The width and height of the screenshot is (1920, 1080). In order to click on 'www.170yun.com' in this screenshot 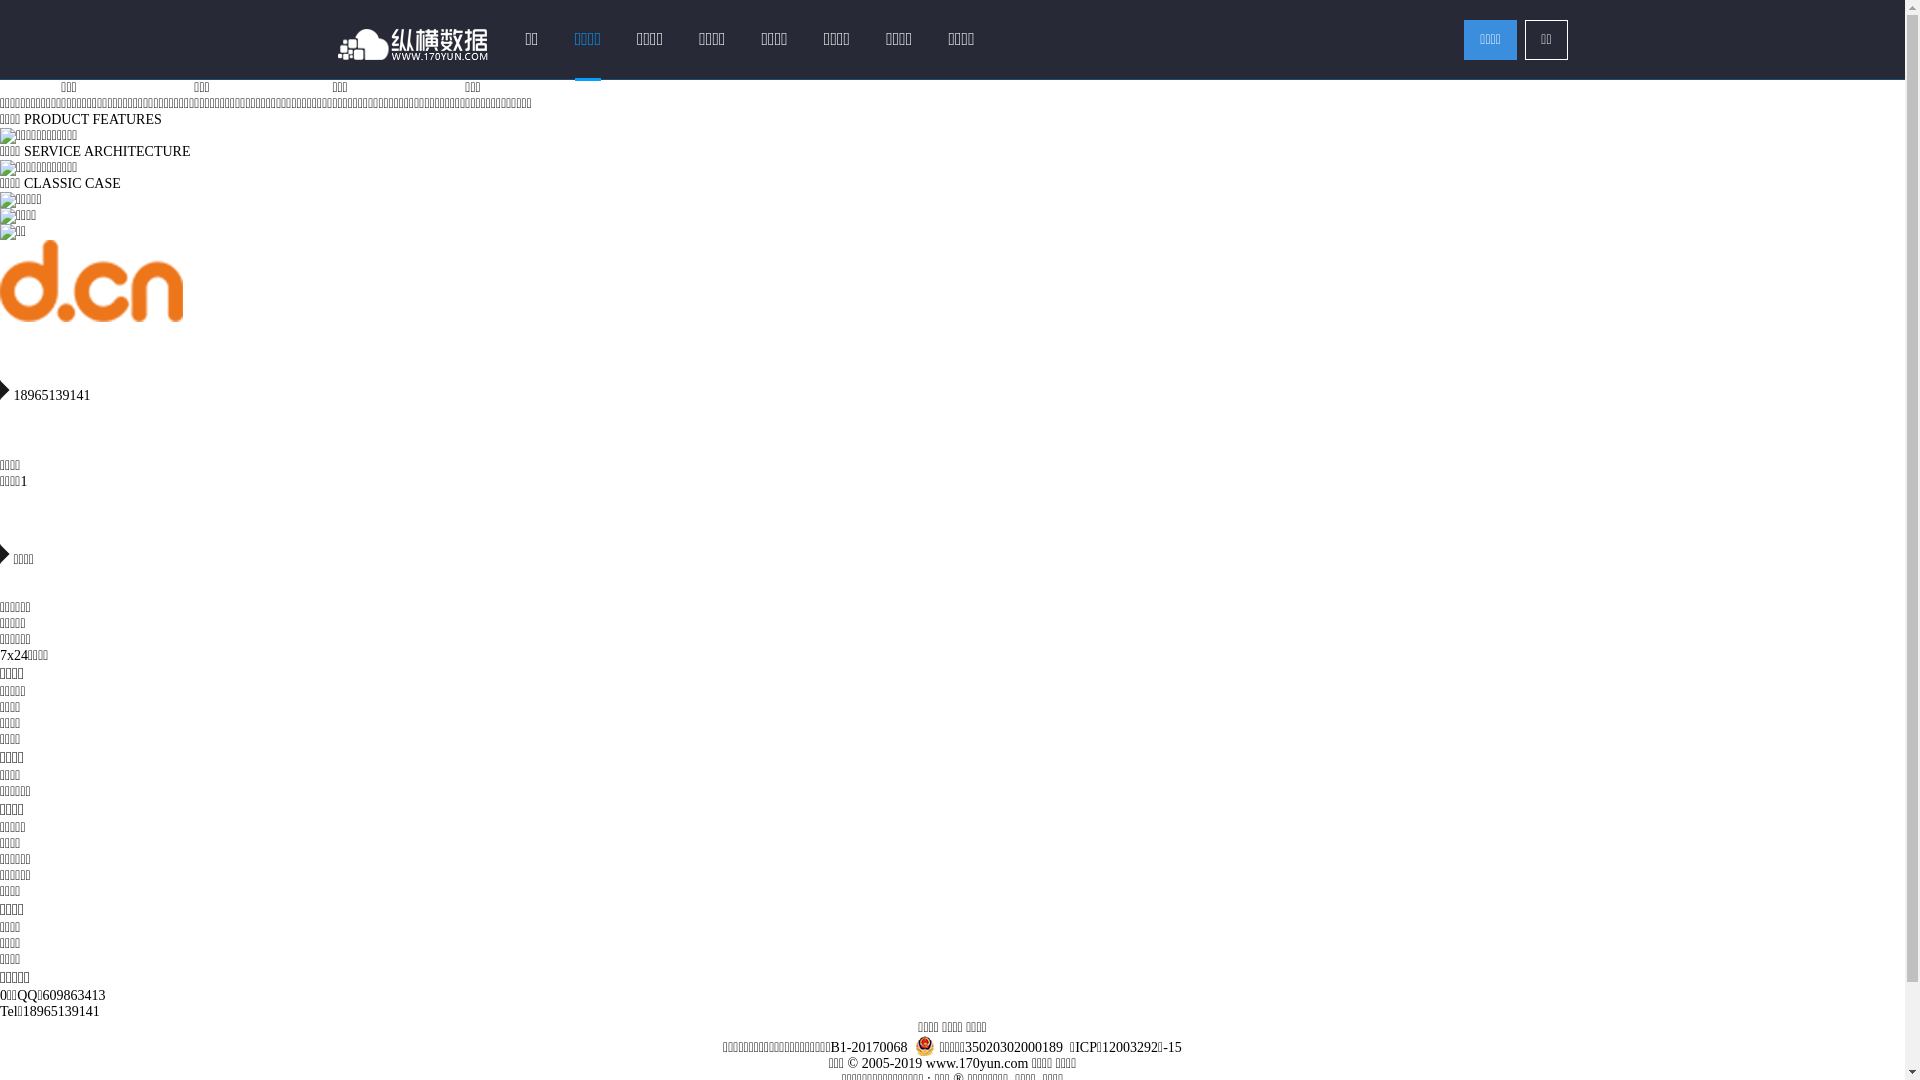, I will do `click(925, 1062)`.